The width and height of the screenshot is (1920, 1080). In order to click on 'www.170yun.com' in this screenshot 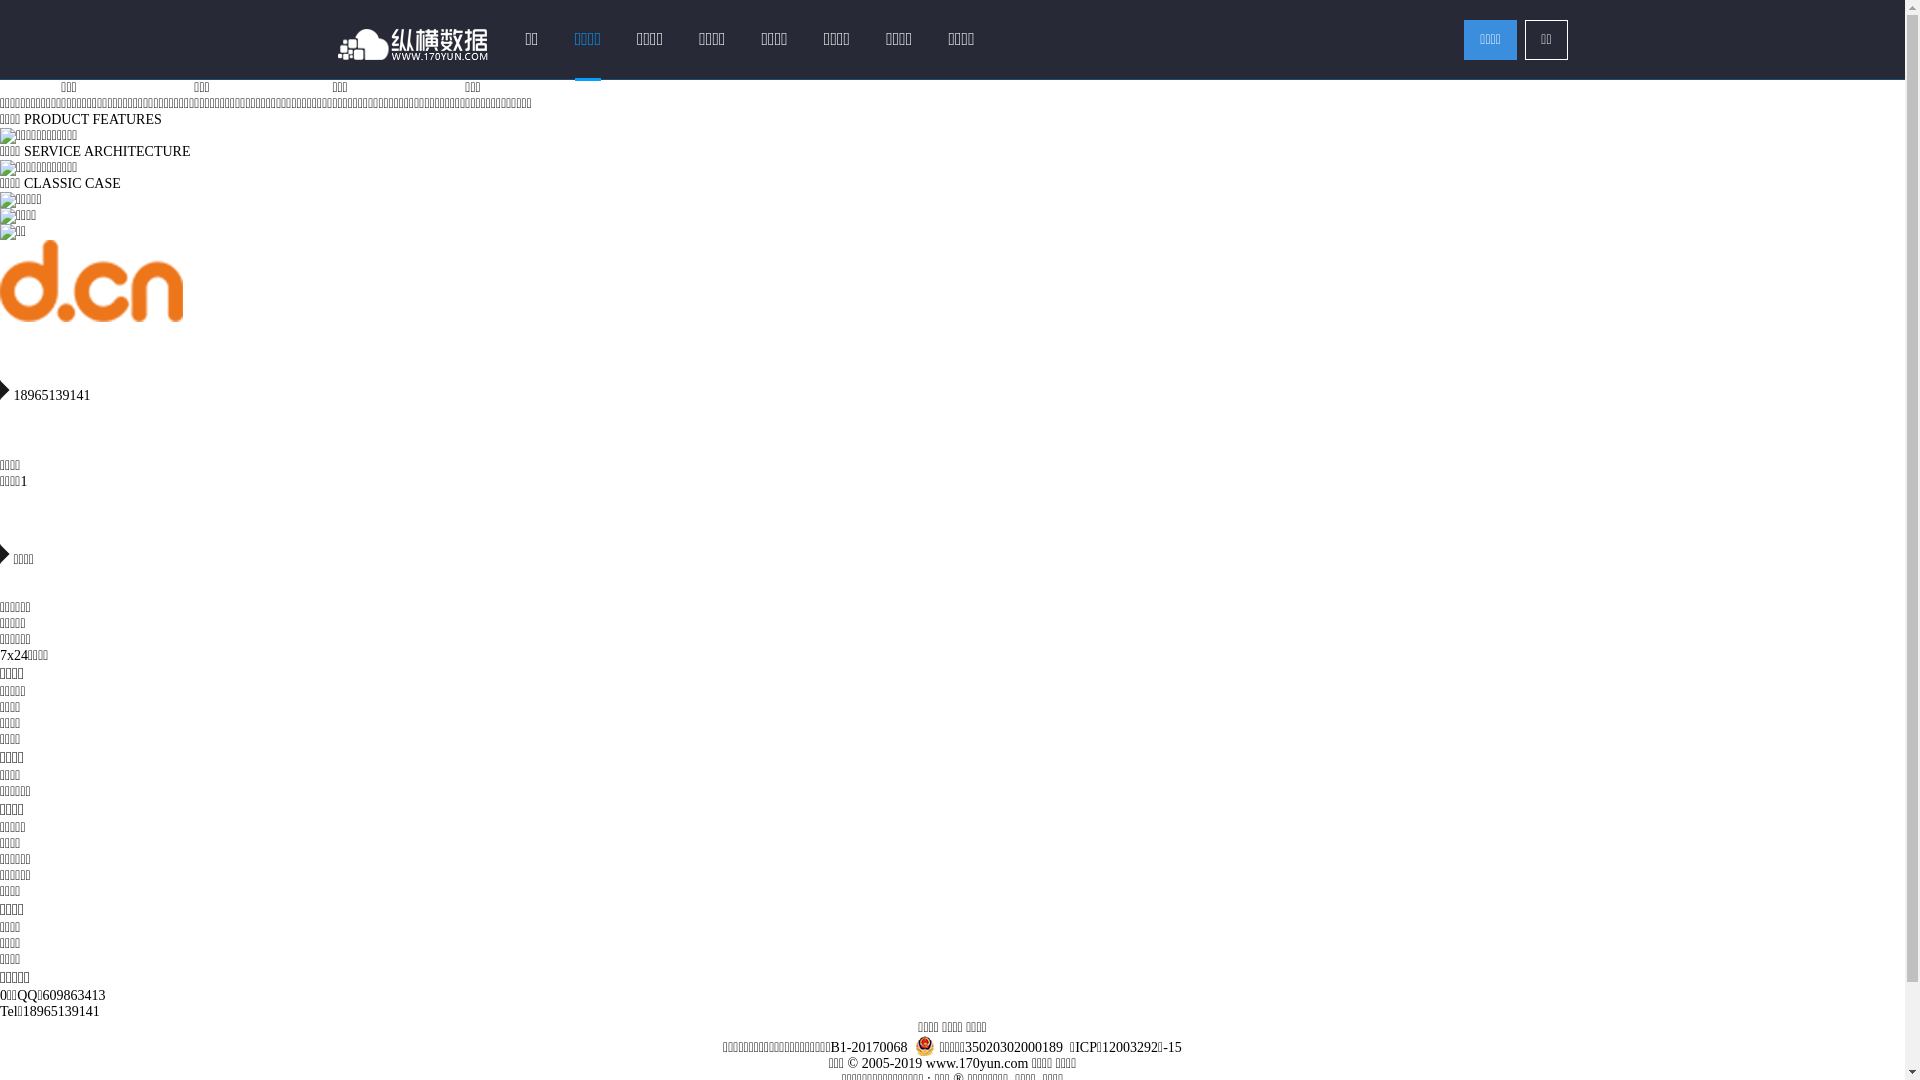, I will do `click(925, 1062)`.